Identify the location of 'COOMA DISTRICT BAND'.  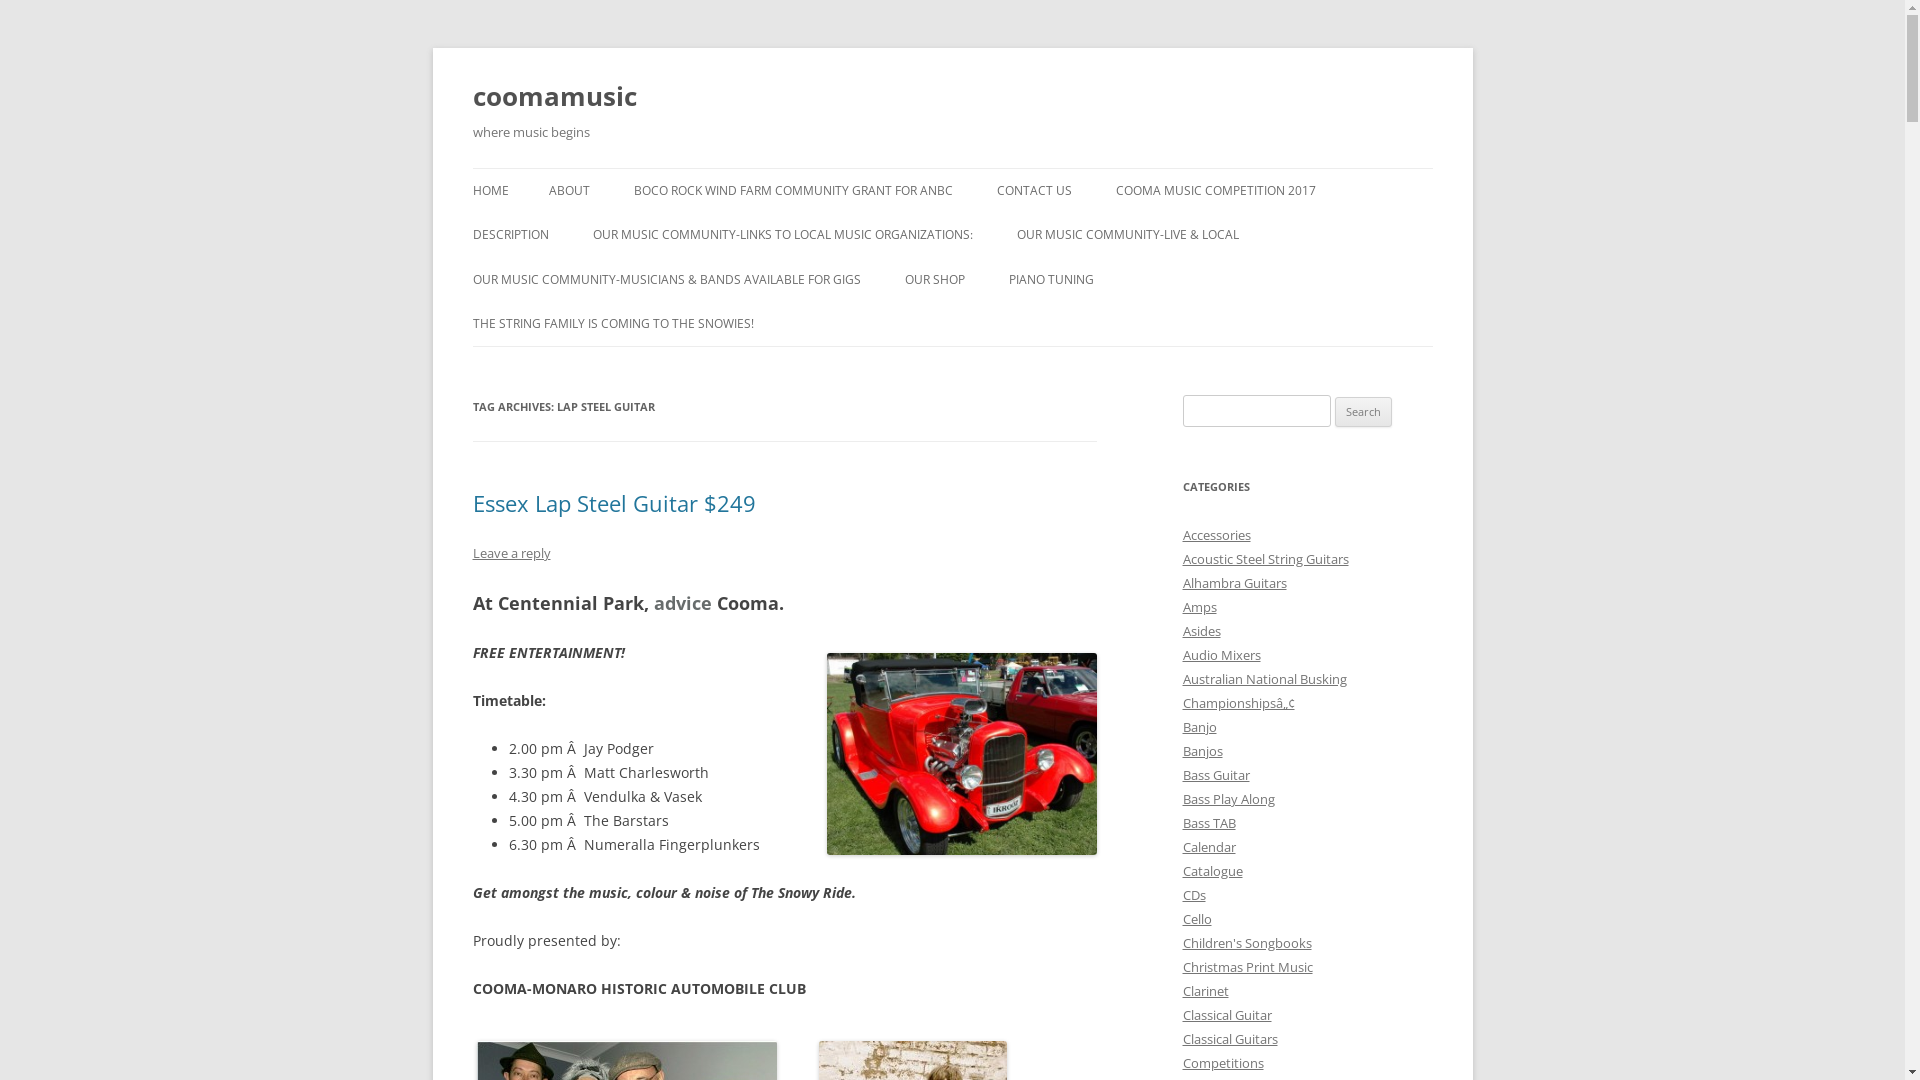
(1115, 278).